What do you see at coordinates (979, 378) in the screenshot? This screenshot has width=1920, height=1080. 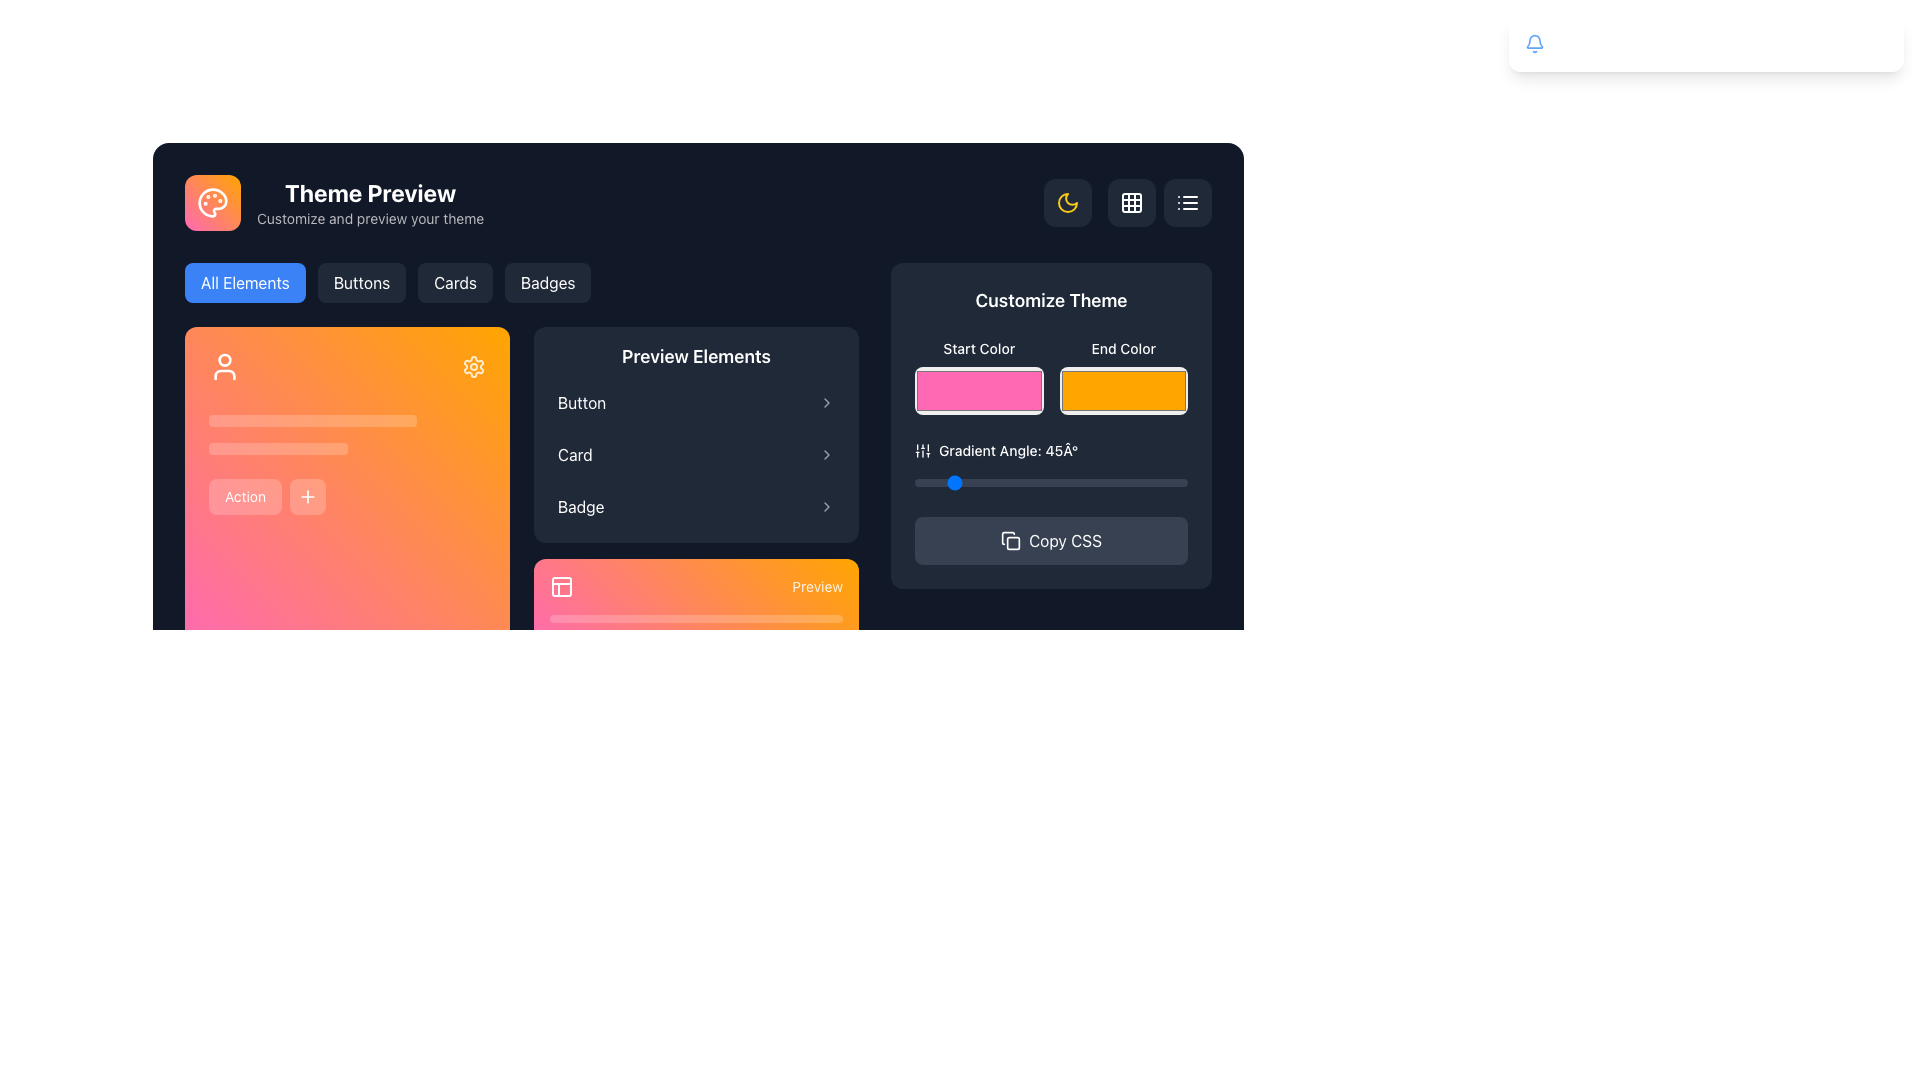 I see `the Color Picker element in the 'Customize Theme' panel` at bounding box center [979, 378].